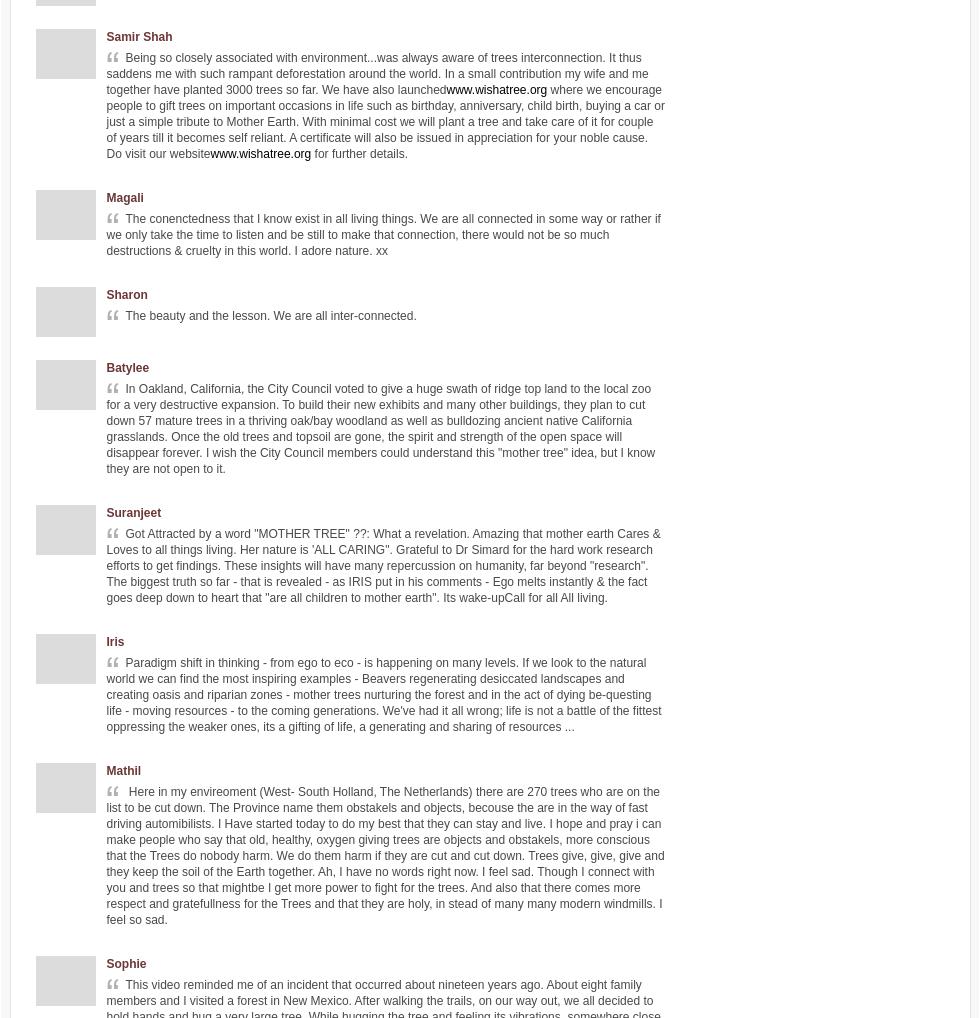 This screenshot has height=1018, width=980. I want to click on 'where we encourage people to gift trees on important occasions in life such as birthday, anniversary, child birth, buying a car or just a simple tribute to Mother Earth. With minimal cost we will plant a tree and take care of it for couple of years till it becomes self reliant. A certificate will also be issued in appreciation for your noble cause. Do visit our website', so click(106, 120).